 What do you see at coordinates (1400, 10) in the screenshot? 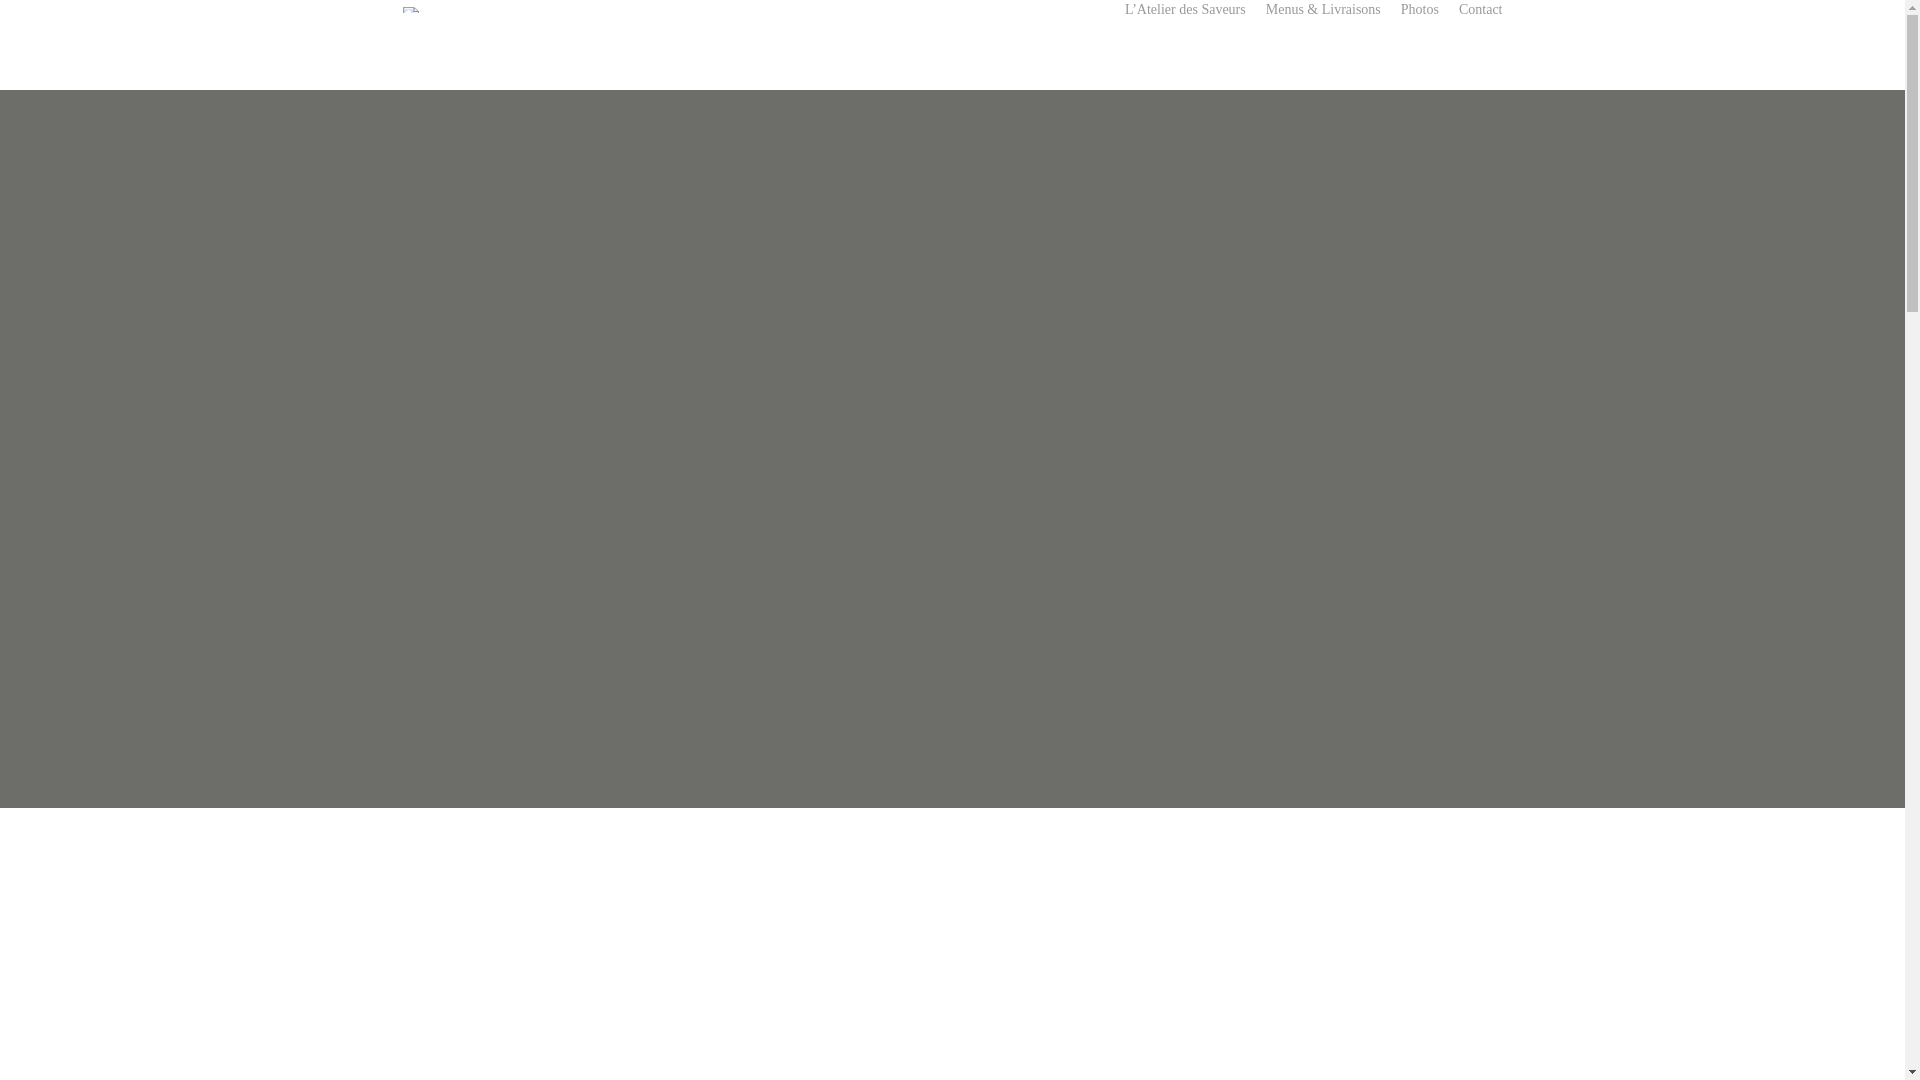
I see `'Photos'` at bounding box center [1400, 10].